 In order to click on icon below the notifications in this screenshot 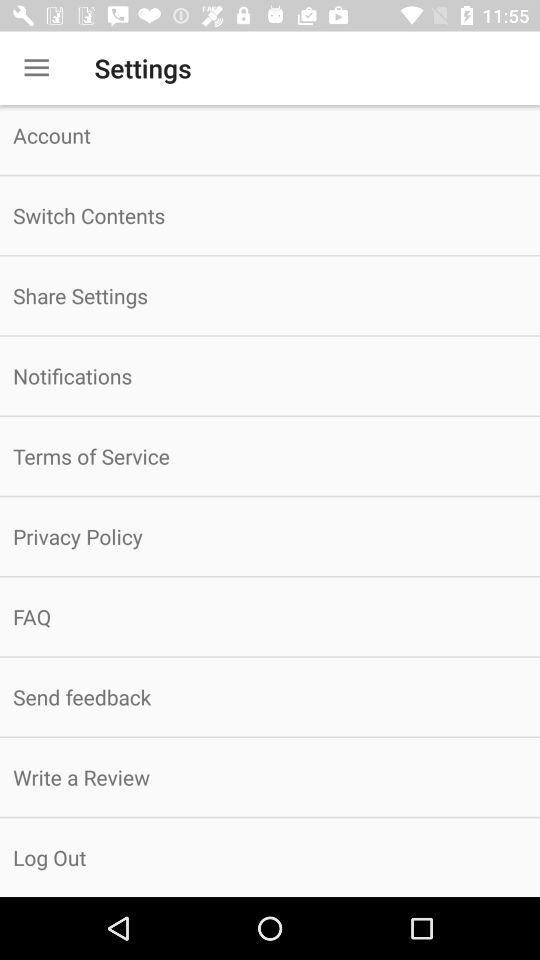, I will do `click(270, 456)`.